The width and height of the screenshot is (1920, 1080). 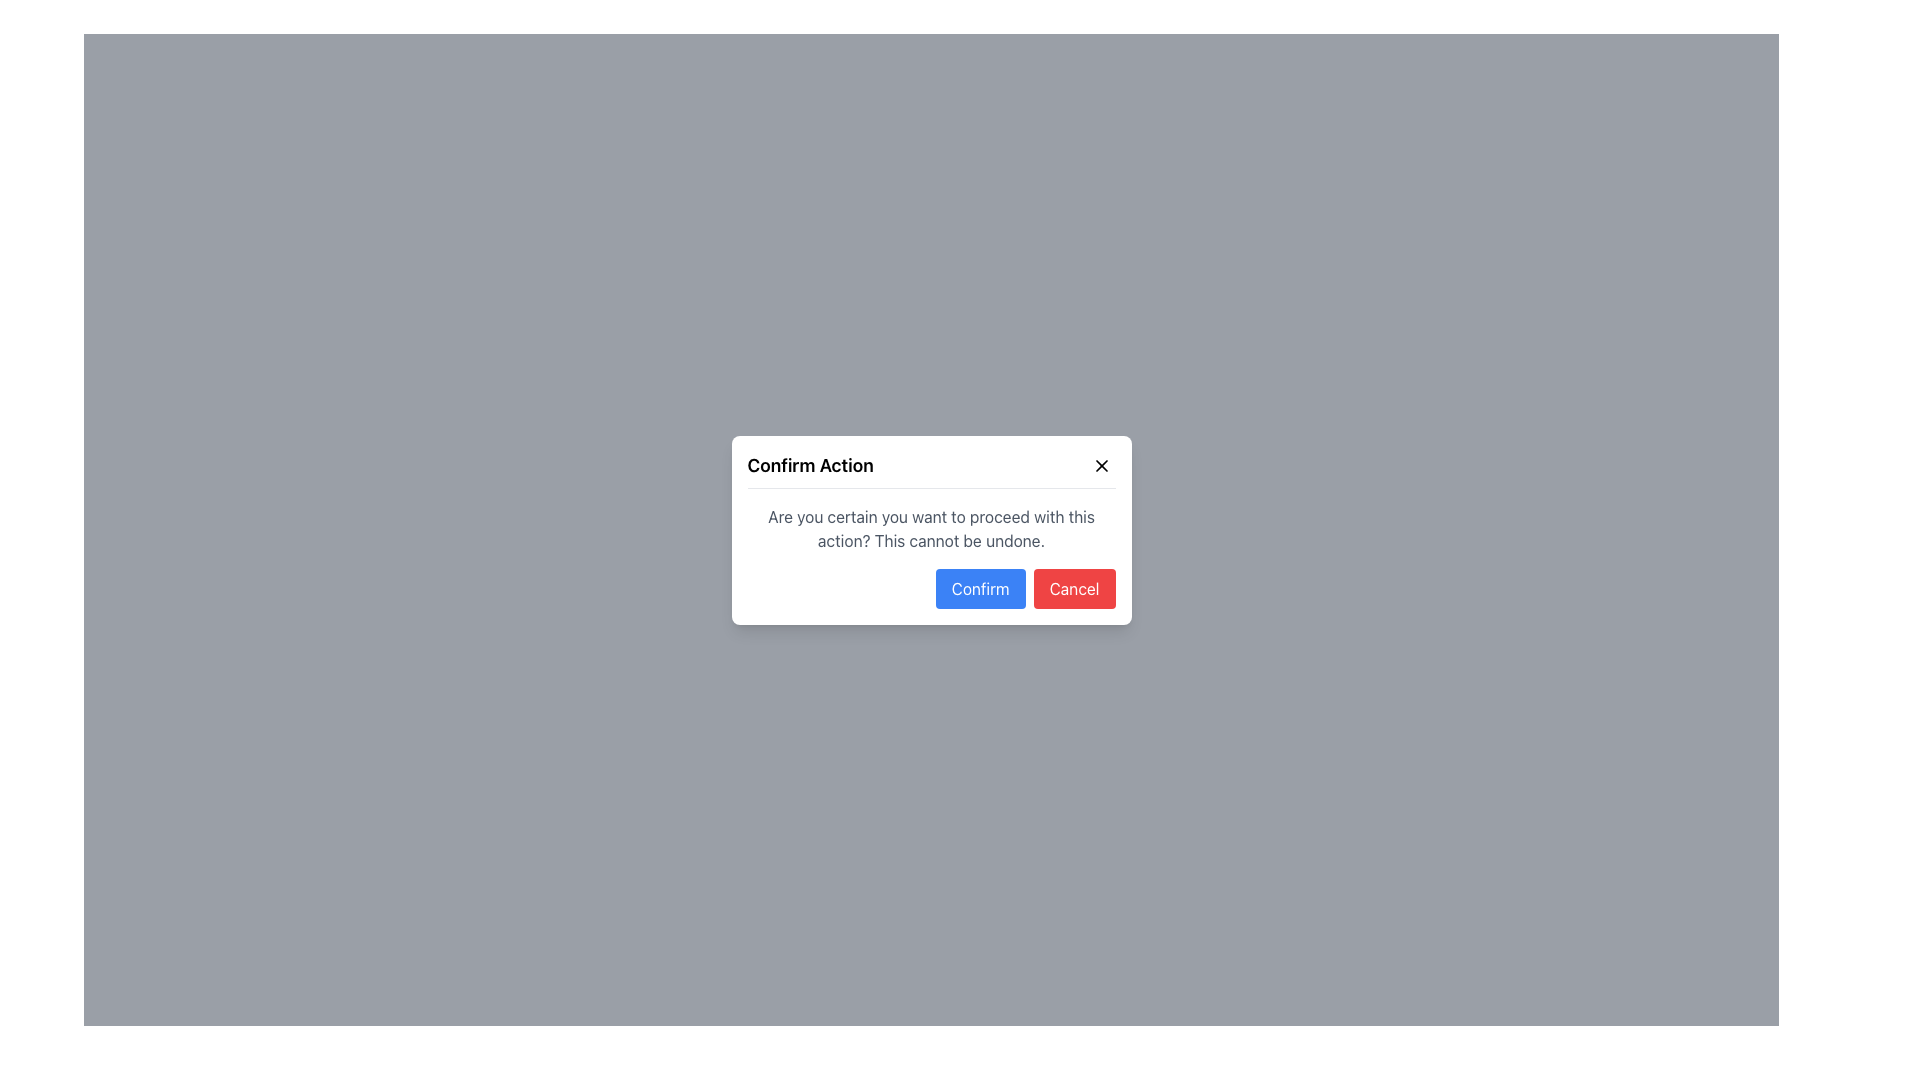 What do you see at coordinates (810, 465) in the screenshot?
I see `text label at the top-left corner of the modal dialog that conveys the primary action or message regarding confirmation` at bounding box center [810, 465].